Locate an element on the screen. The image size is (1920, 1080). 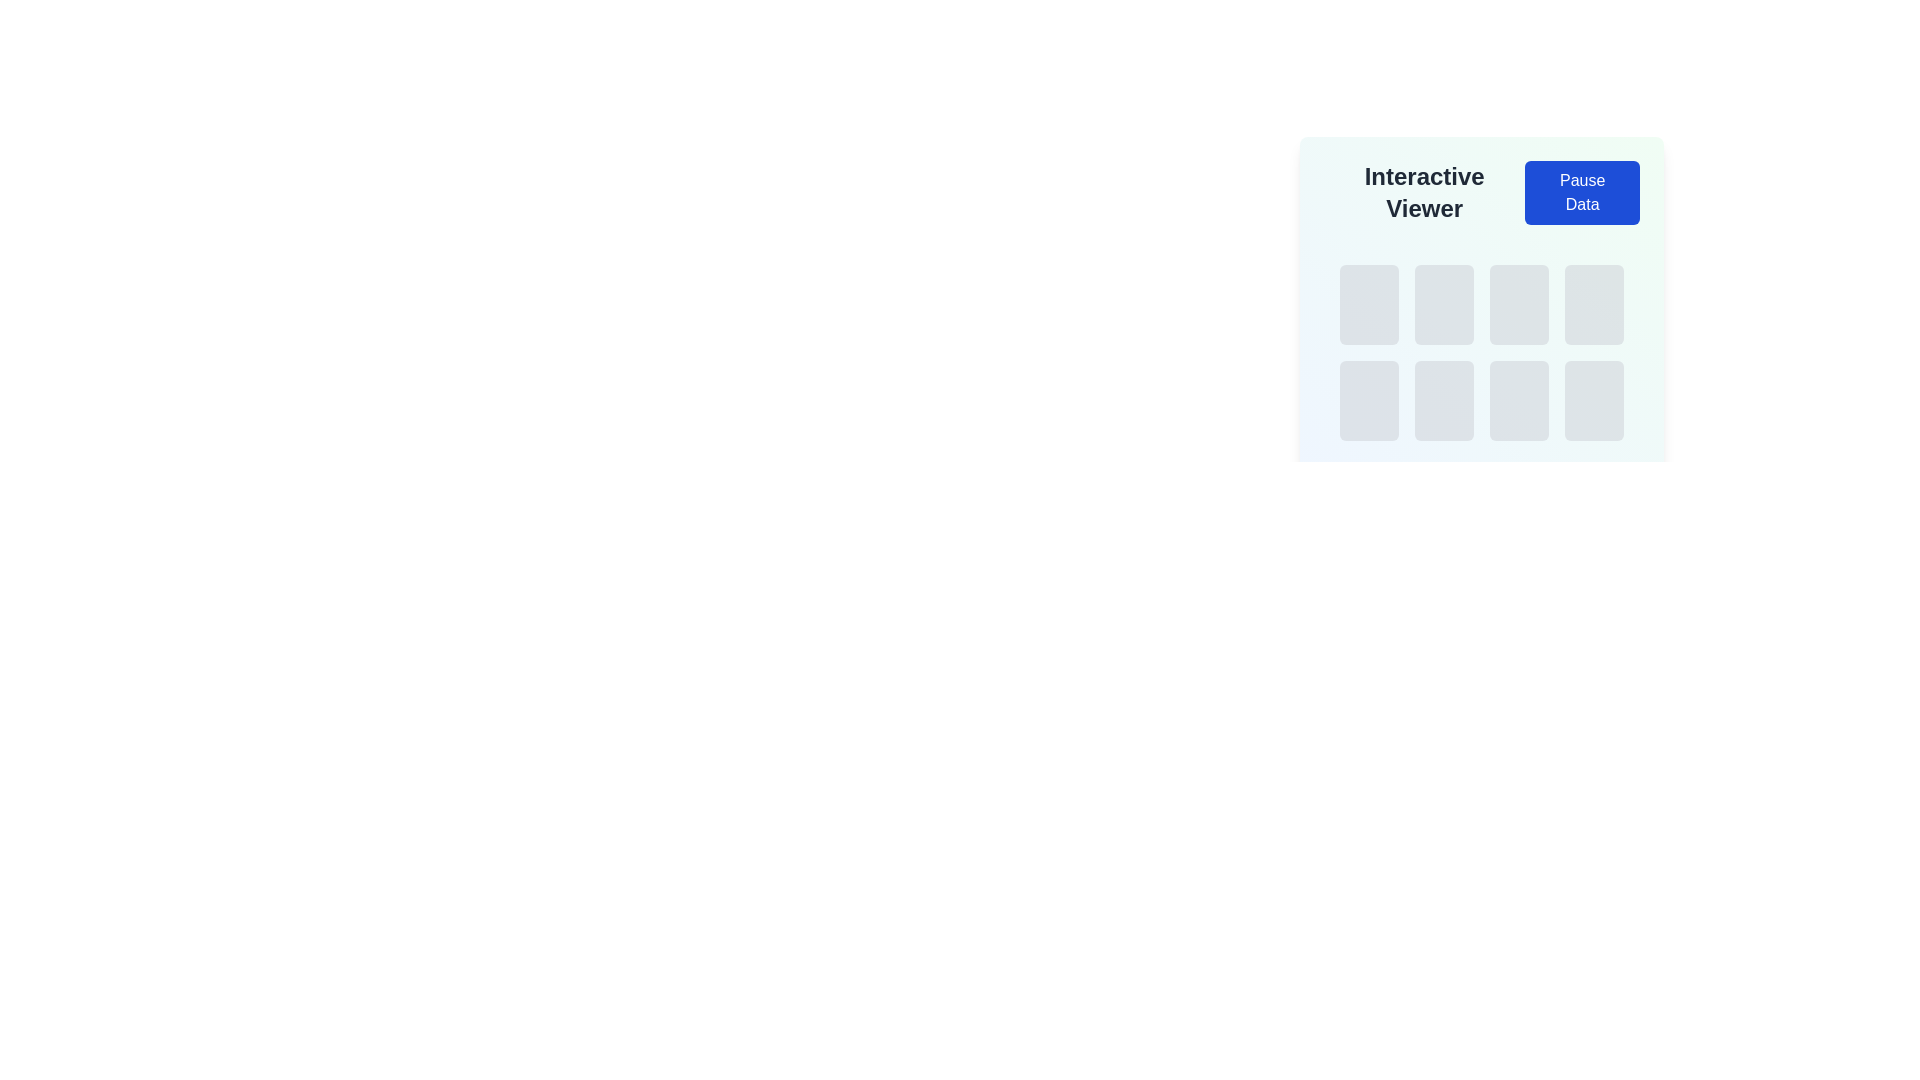
the Skeleton placeholder, which is a light gray rectangular element with rounded corners, positioned as the third item in the first row of a 4-column grid below the title 'Interactive Viewer' is located at coordinates (1519, 304).